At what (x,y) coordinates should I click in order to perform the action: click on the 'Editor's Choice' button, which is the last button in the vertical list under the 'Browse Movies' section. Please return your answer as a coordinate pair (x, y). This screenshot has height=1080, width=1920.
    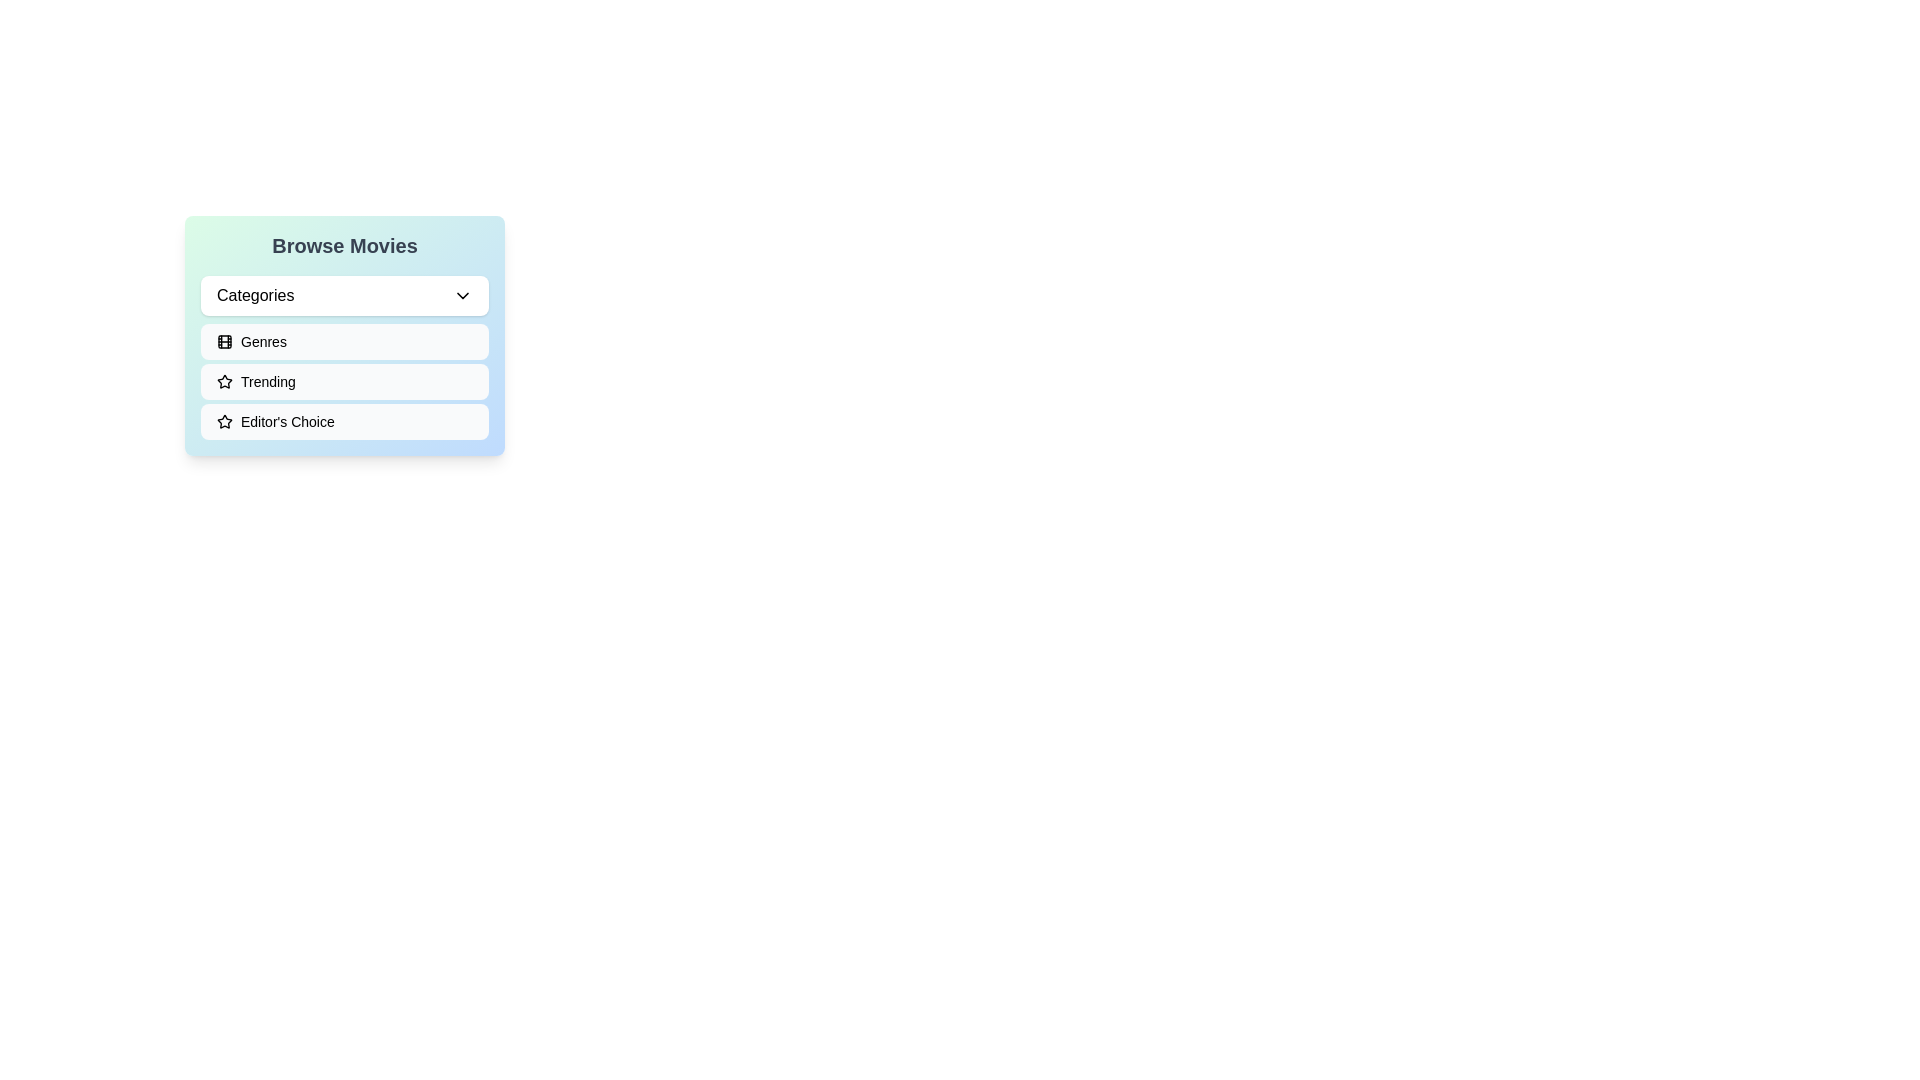
    Looking at the image, I should click on (345, 420).